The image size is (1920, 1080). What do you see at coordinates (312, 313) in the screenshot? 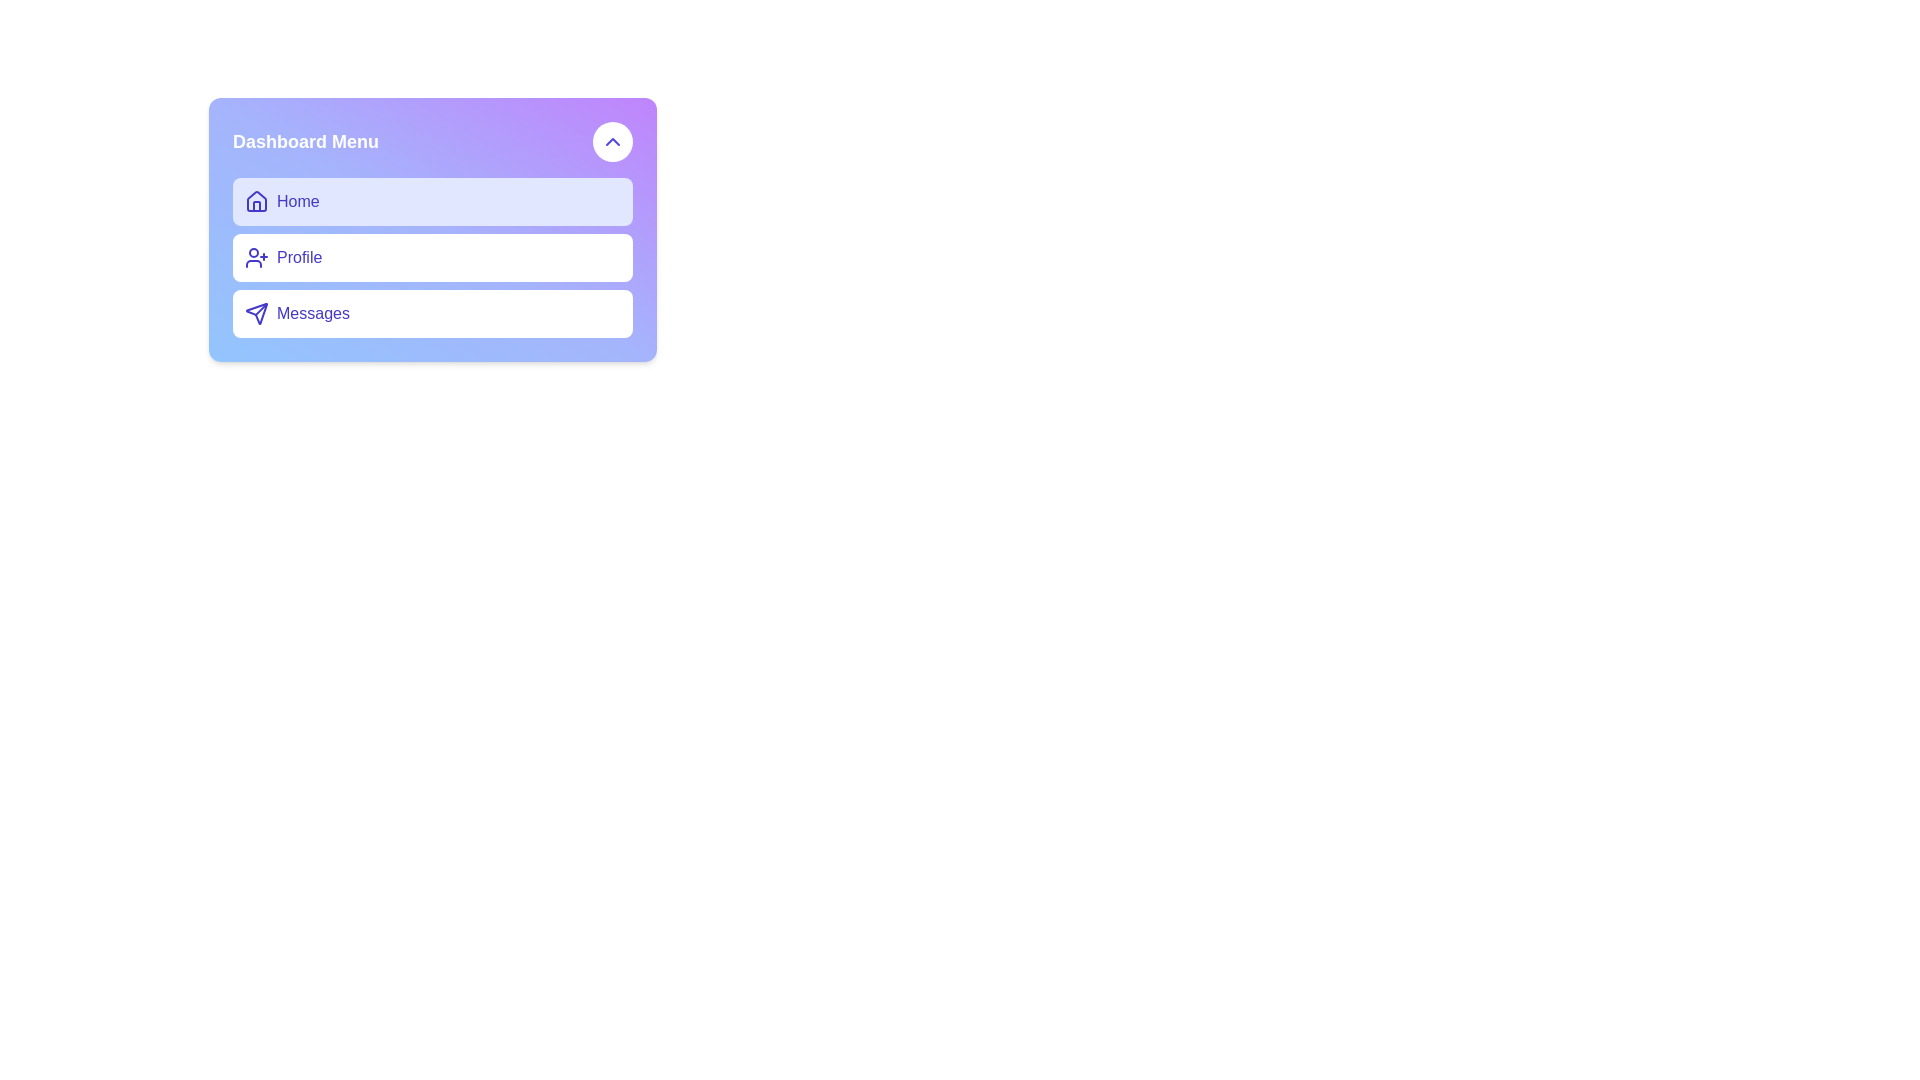
I see `label displaying 'Messages' in bold blue text within the vertical menu on the left side of the interface` at bounding box center [312, 313].